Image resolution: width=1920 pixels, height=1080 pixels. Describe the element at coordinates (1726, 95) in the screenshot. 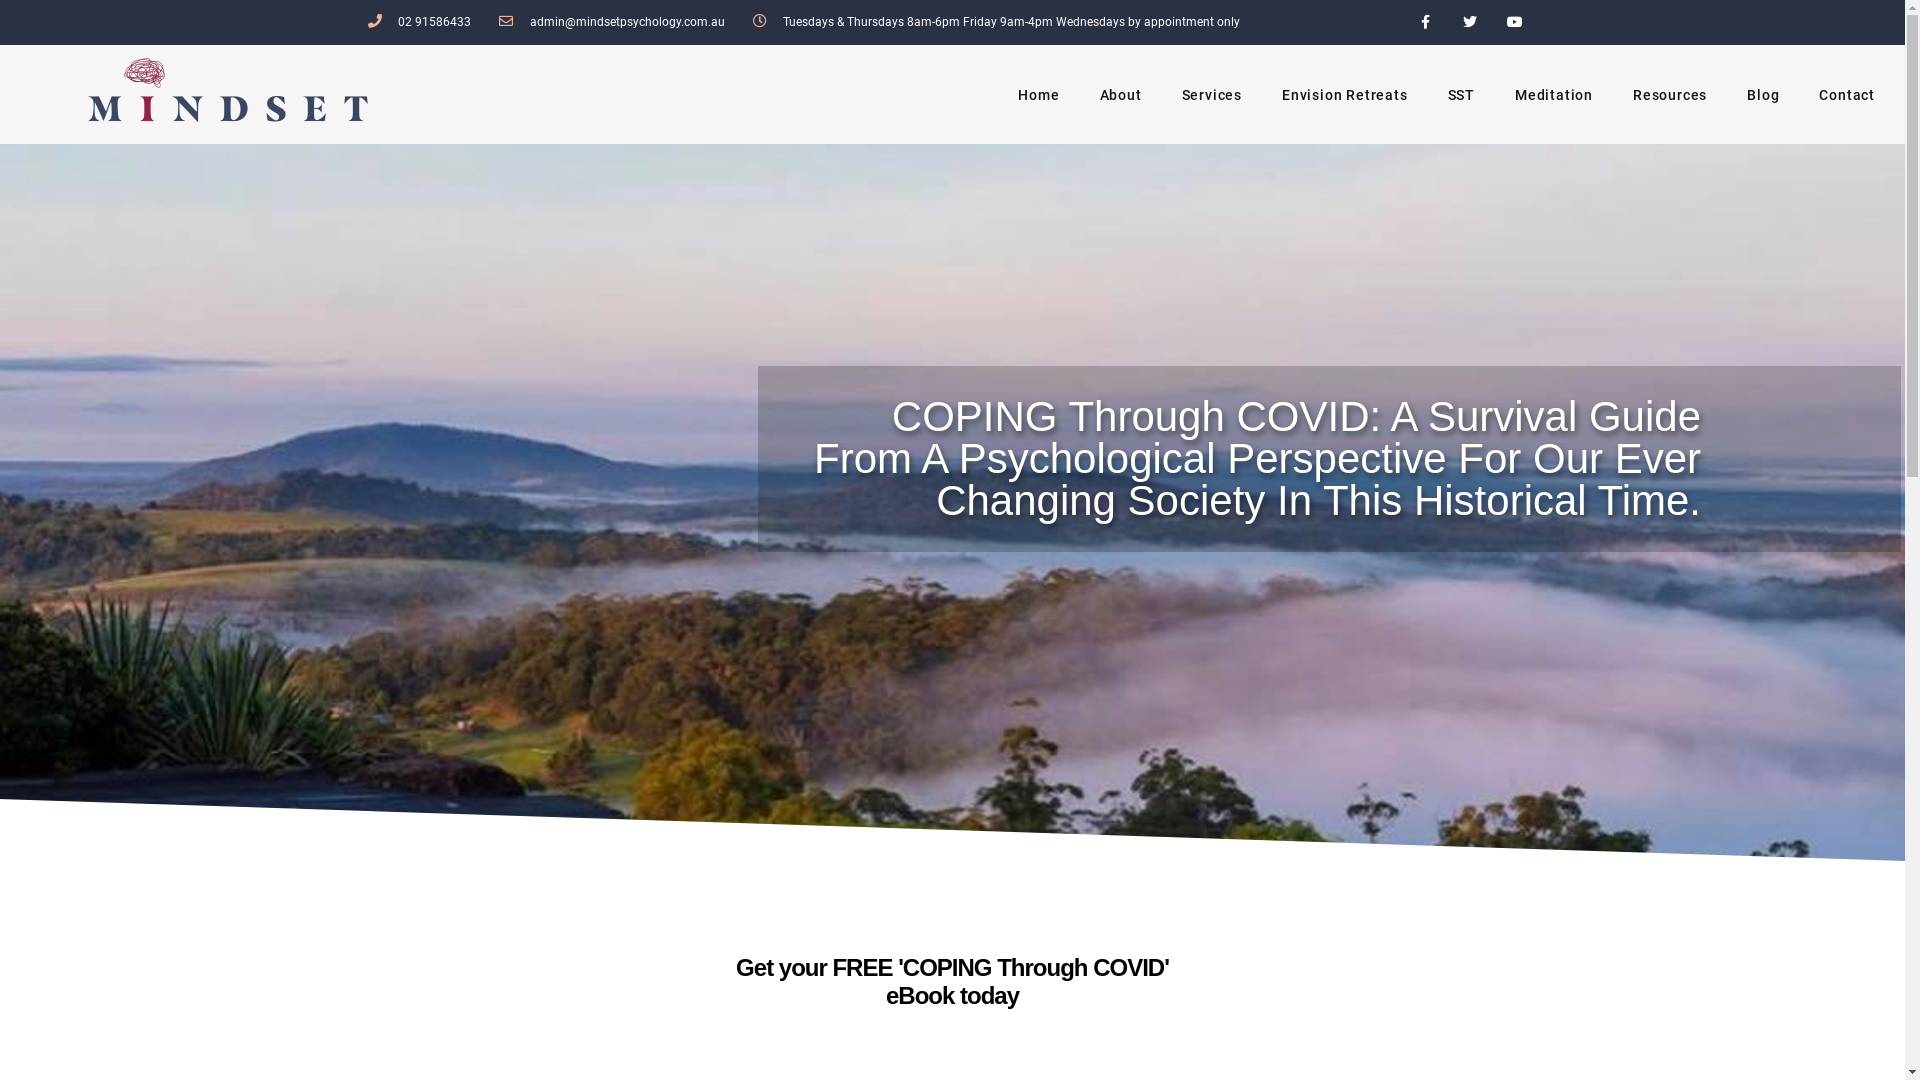

I see `'Blog'` at that location.